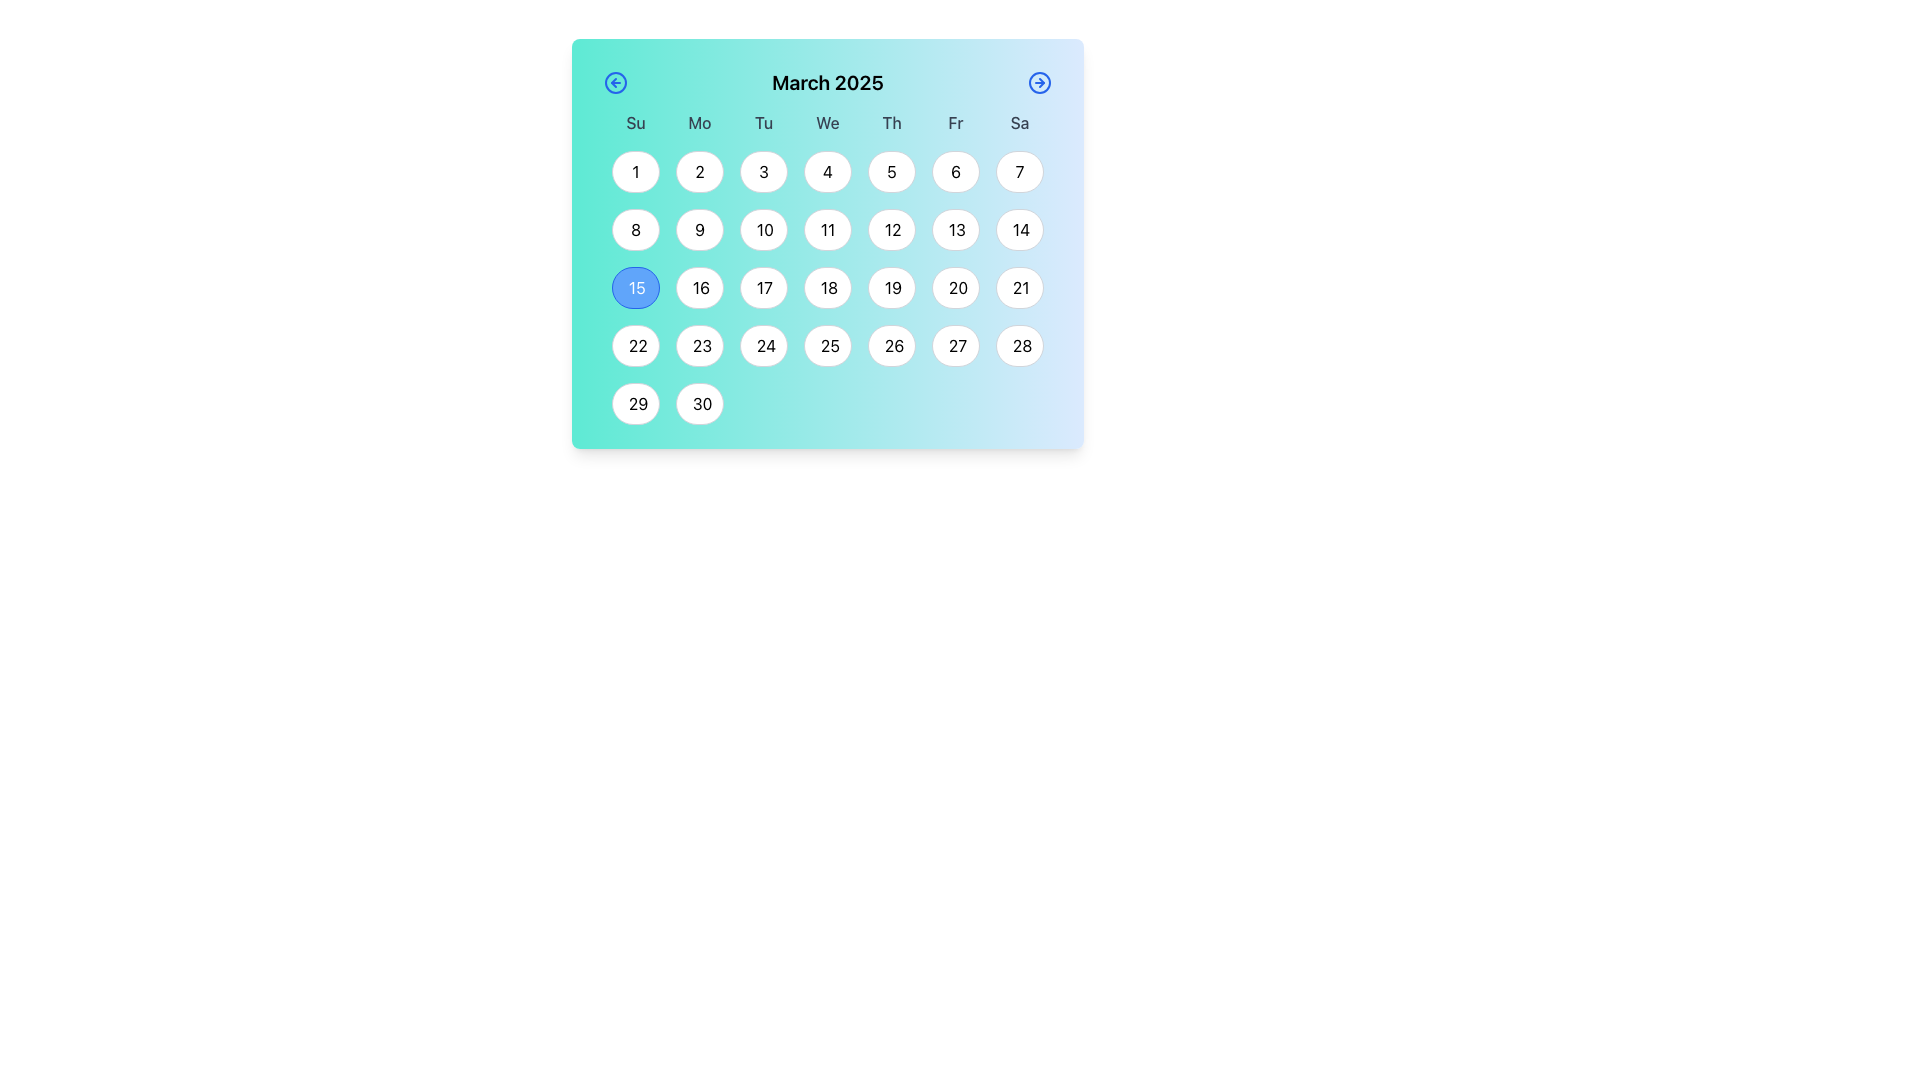 The image size is (1920, 1080). I want to click on the next month navigation button located at the far right of the calendar header, adjacent to 'March 2025', so click(1040, 82).